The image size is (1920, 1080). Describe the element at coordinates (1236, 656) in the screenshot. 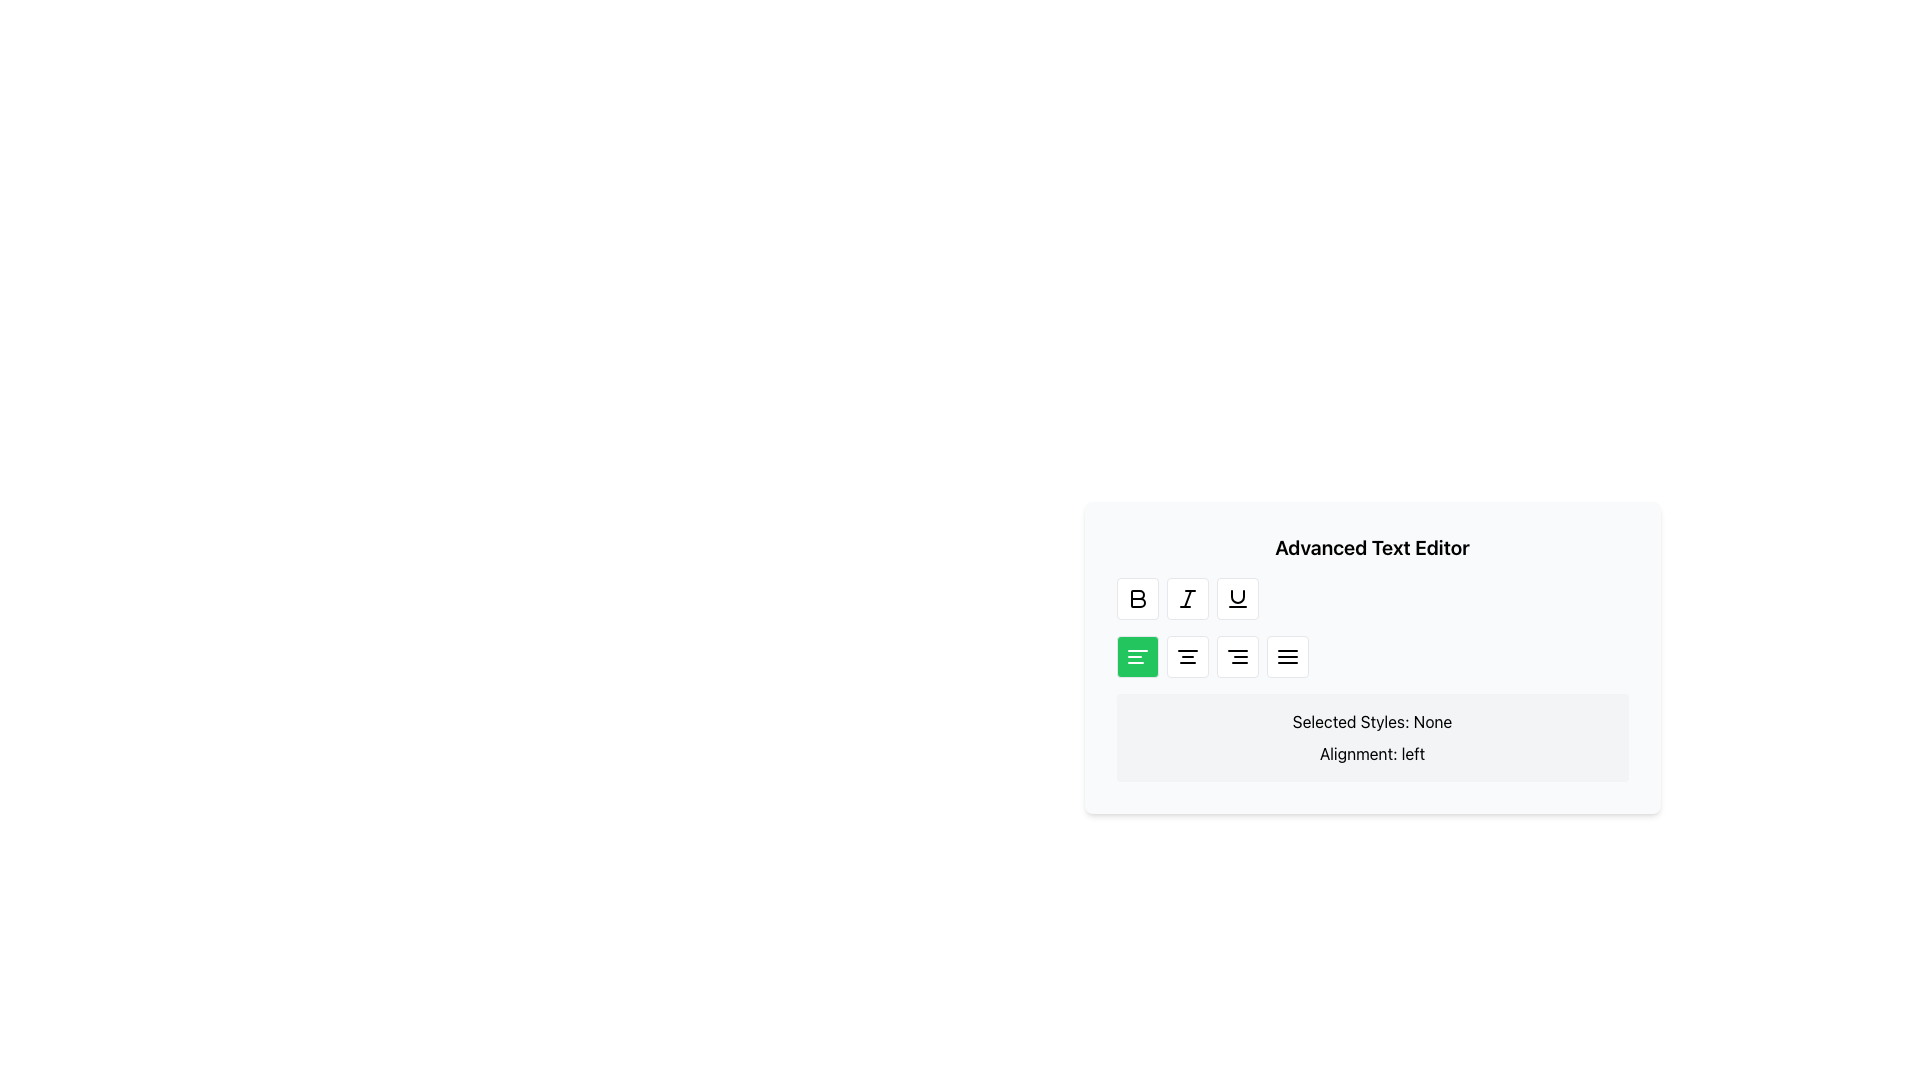

I see `the toggle button icon with three horizontal lines located in the bottom row of the toolbar in the Advanced Text Editor` at that location.